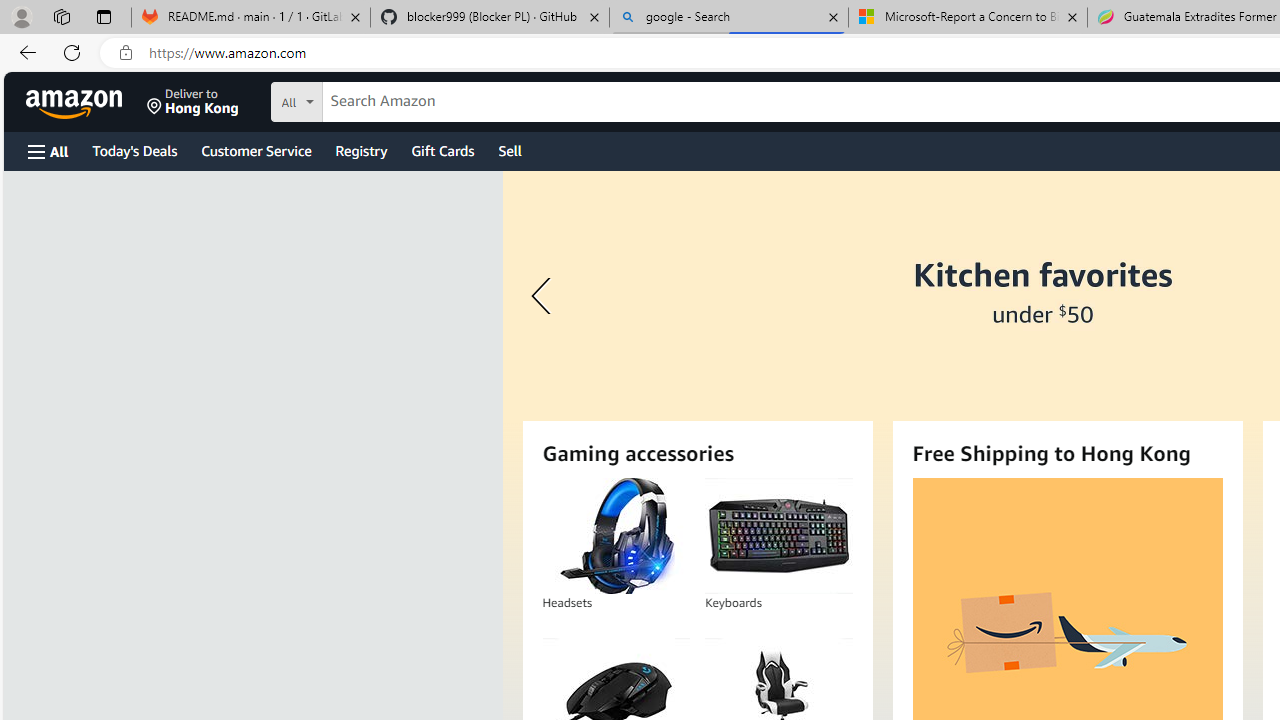 The width and height of the screenshot is (1280, 720). What do you see at coordinates (544, 296) in the screenshot?
I see `'Previous slide'` at bounding box center [544, 296].